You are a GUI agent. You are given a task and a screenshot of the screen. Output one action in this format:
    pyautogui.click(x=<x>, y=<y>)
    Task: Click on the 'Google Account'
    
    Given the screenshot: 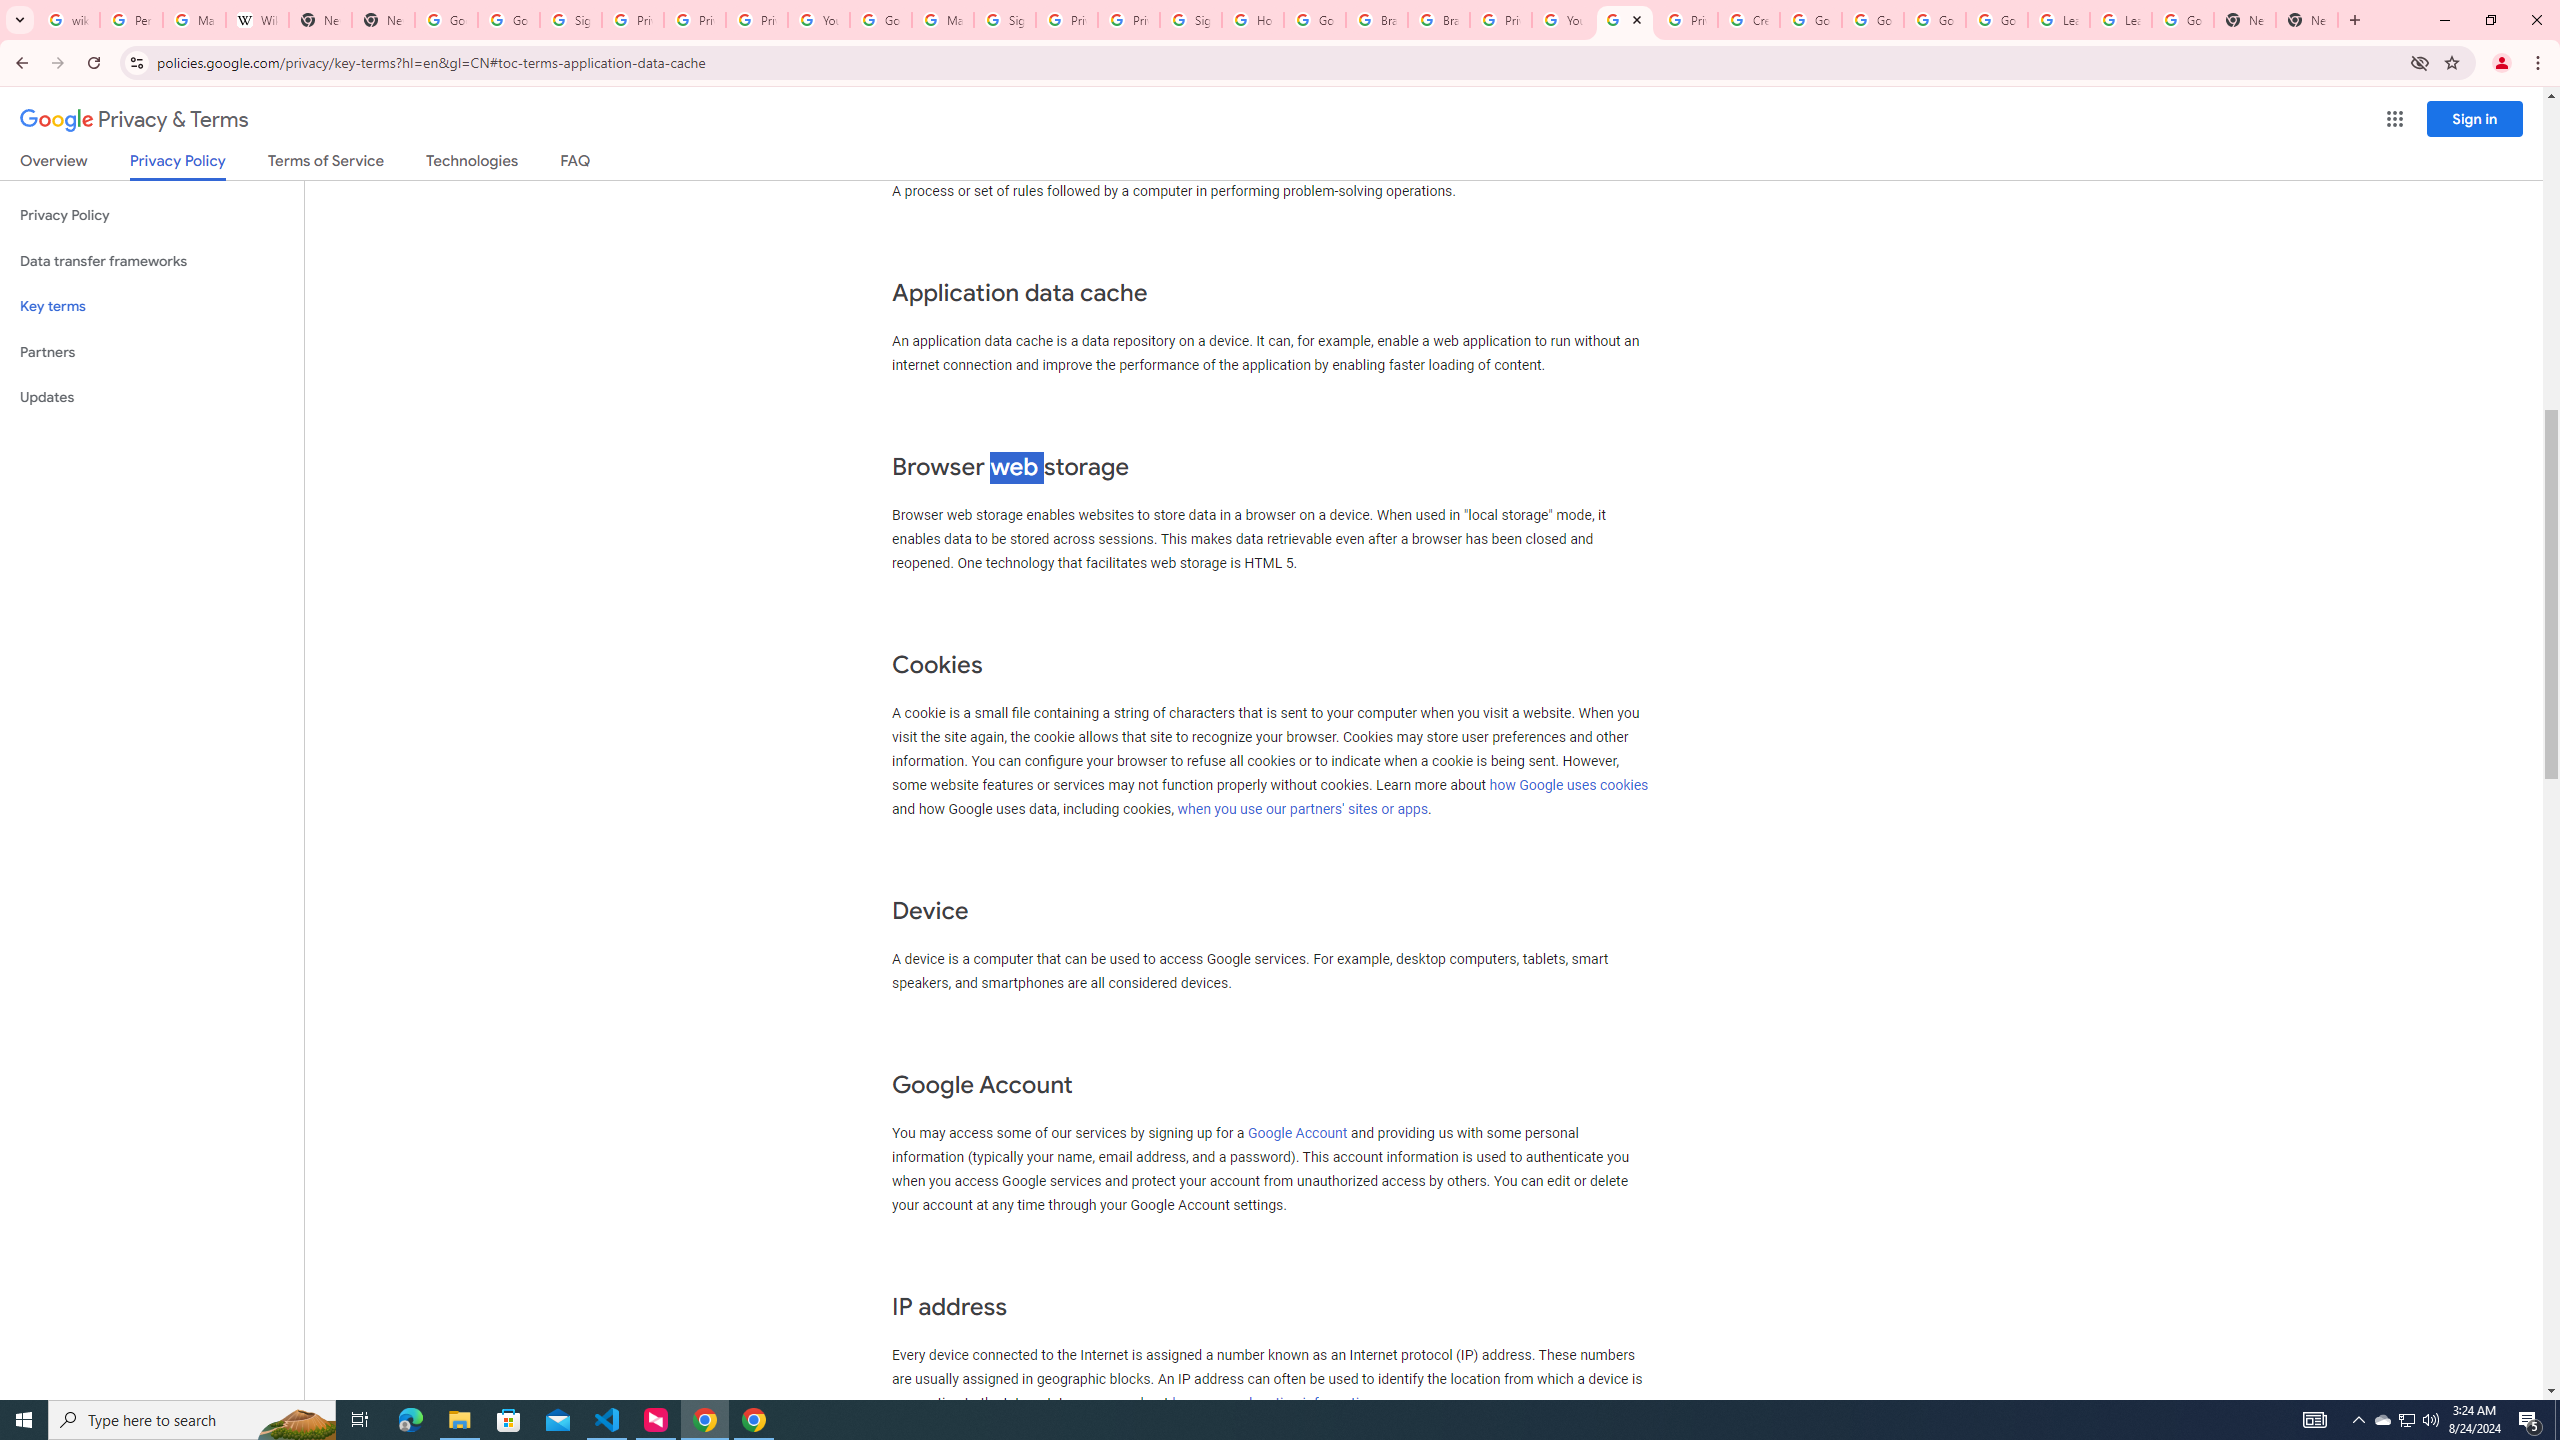 What is the action you would take?
    pyautogui.click(x=1296, y=1133)
    